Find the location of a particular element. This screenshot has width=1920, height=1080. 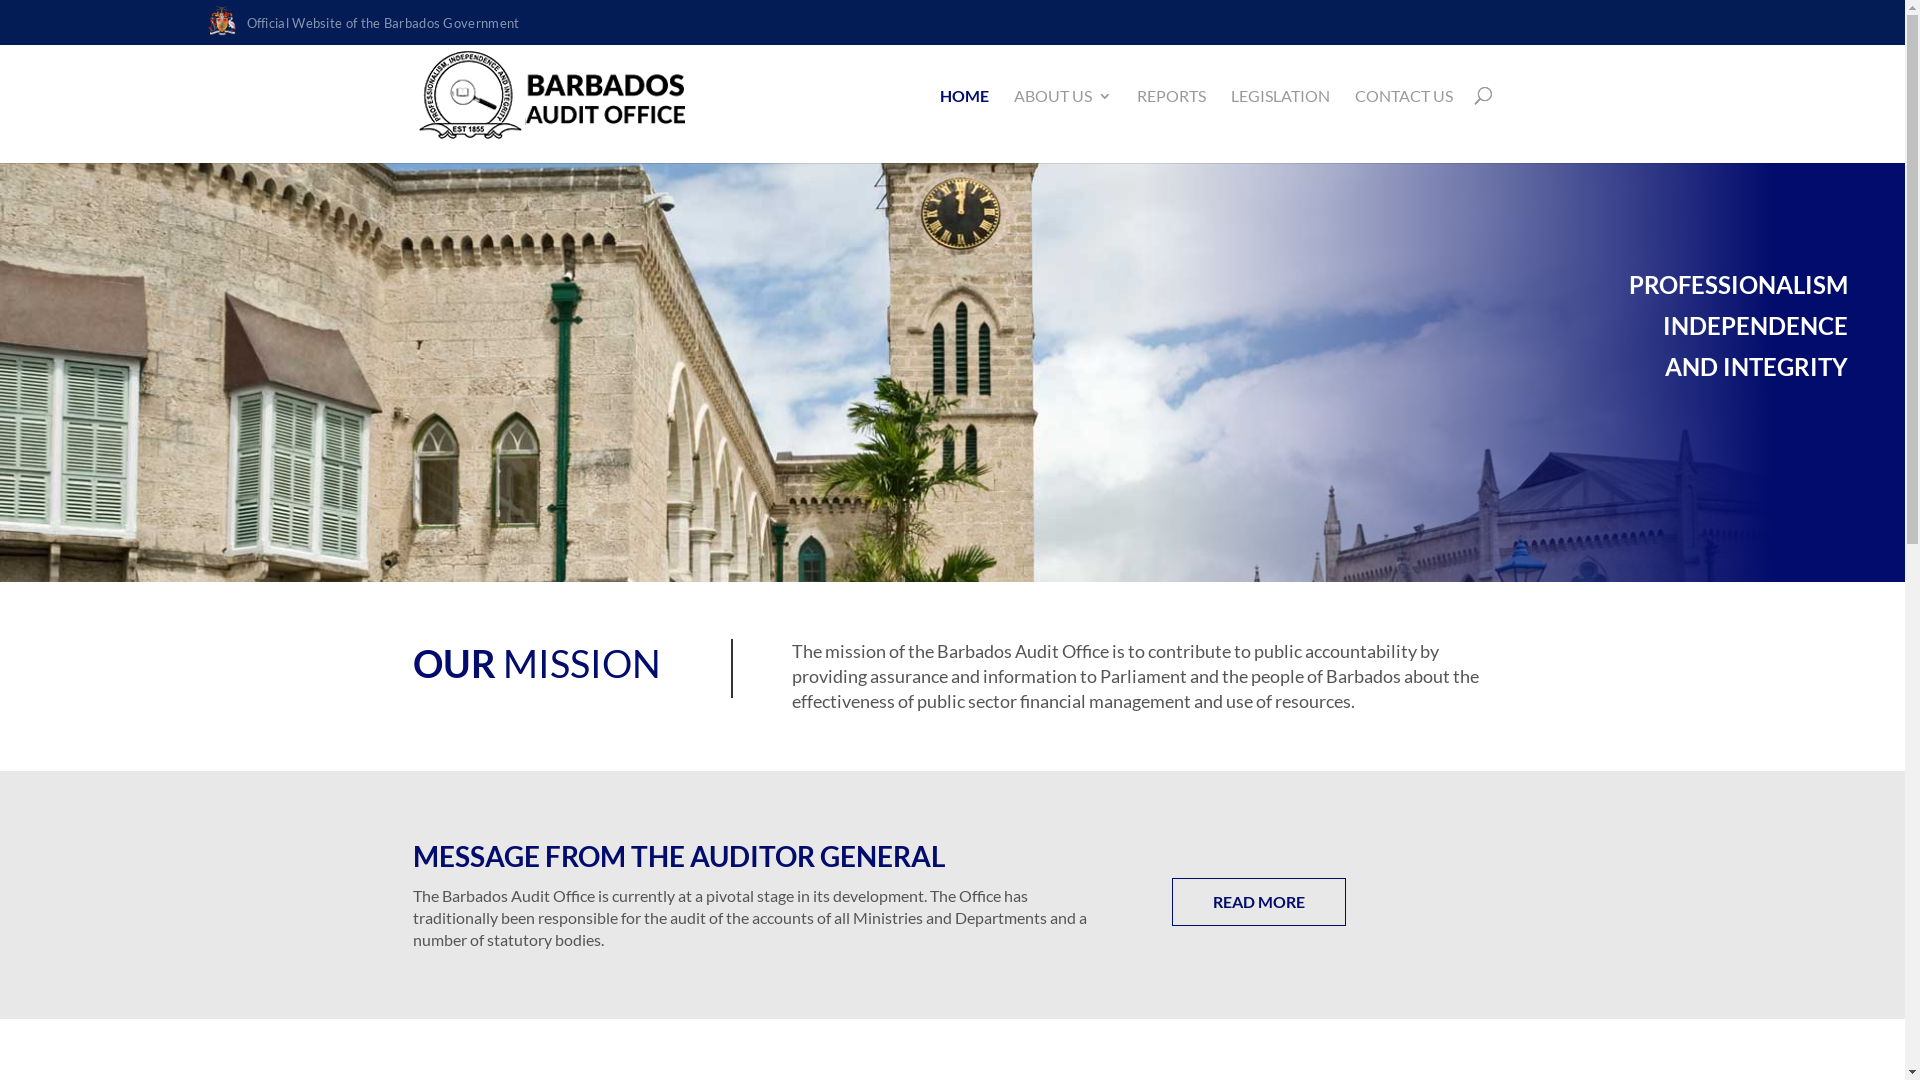

'ABOUT US' is located at coordinates (1061, 96).